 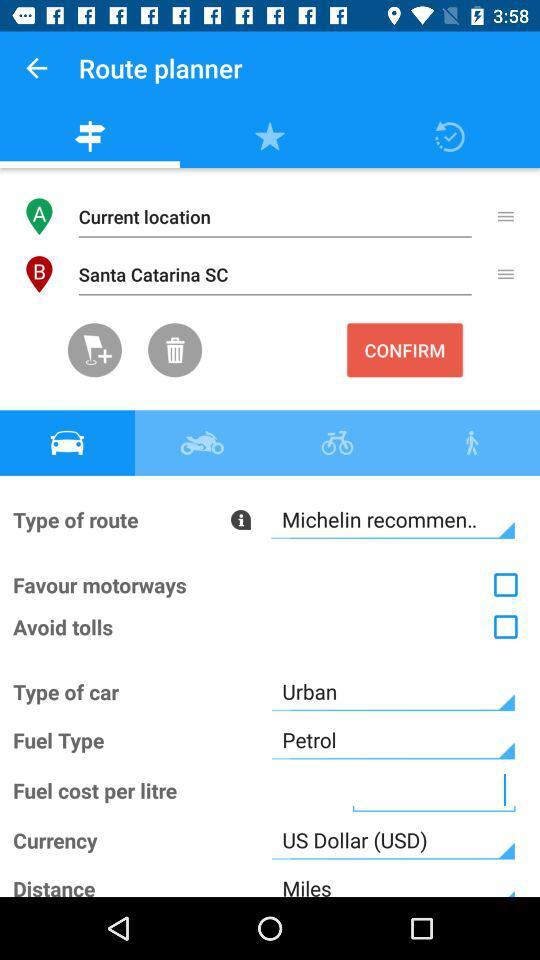 What do you see at coordinates (502, 473) in the screenshot?
I see `the close icon` at bounding box center [502, 473].